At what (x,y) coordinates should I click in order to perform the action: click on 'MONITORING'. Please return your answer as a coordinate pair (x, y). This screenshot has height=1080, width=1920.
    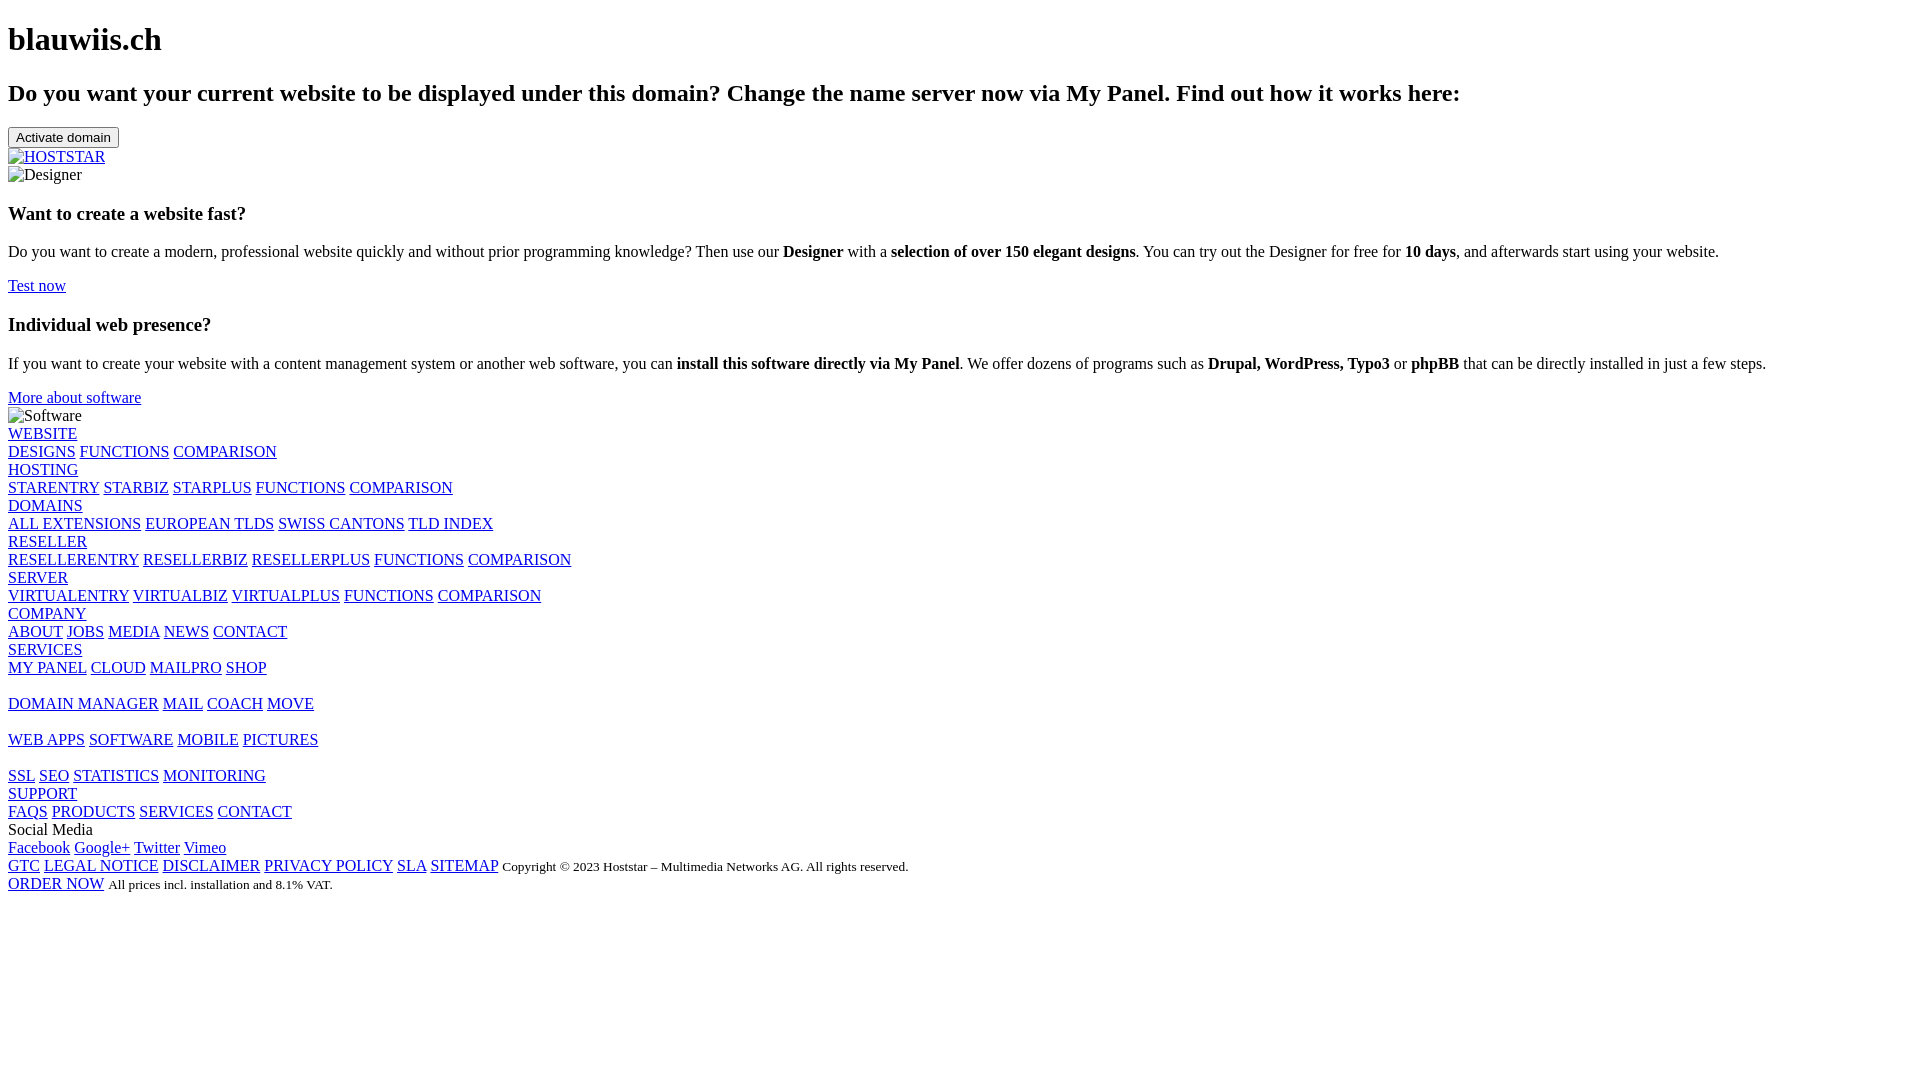
    Looking at the image, I should click on (214, 774).